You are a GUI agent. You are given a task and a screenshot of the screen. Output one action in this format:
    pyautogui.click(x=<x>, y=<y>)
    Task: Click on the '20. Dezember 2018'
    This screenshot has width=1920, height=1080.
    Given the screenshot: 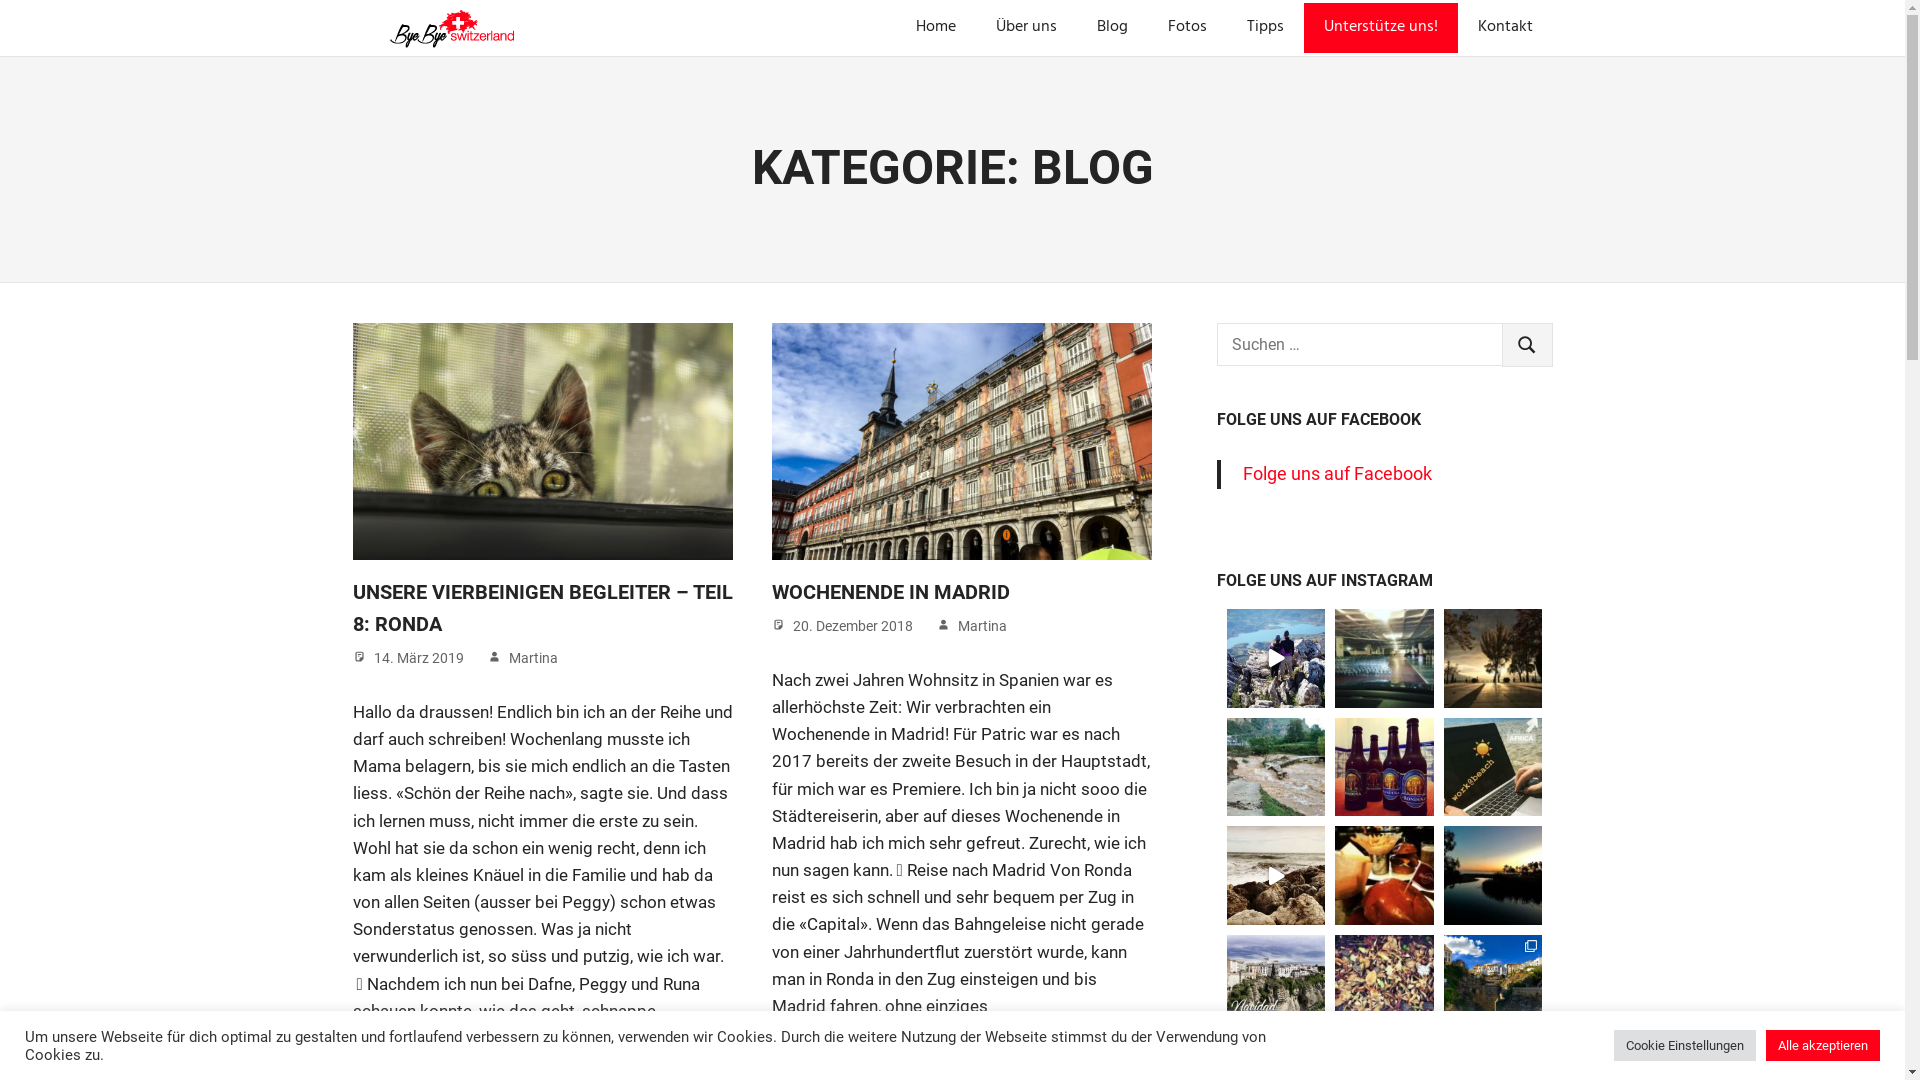 What is the action you would take?
    pyautogui.click(x=851, y=624)
    